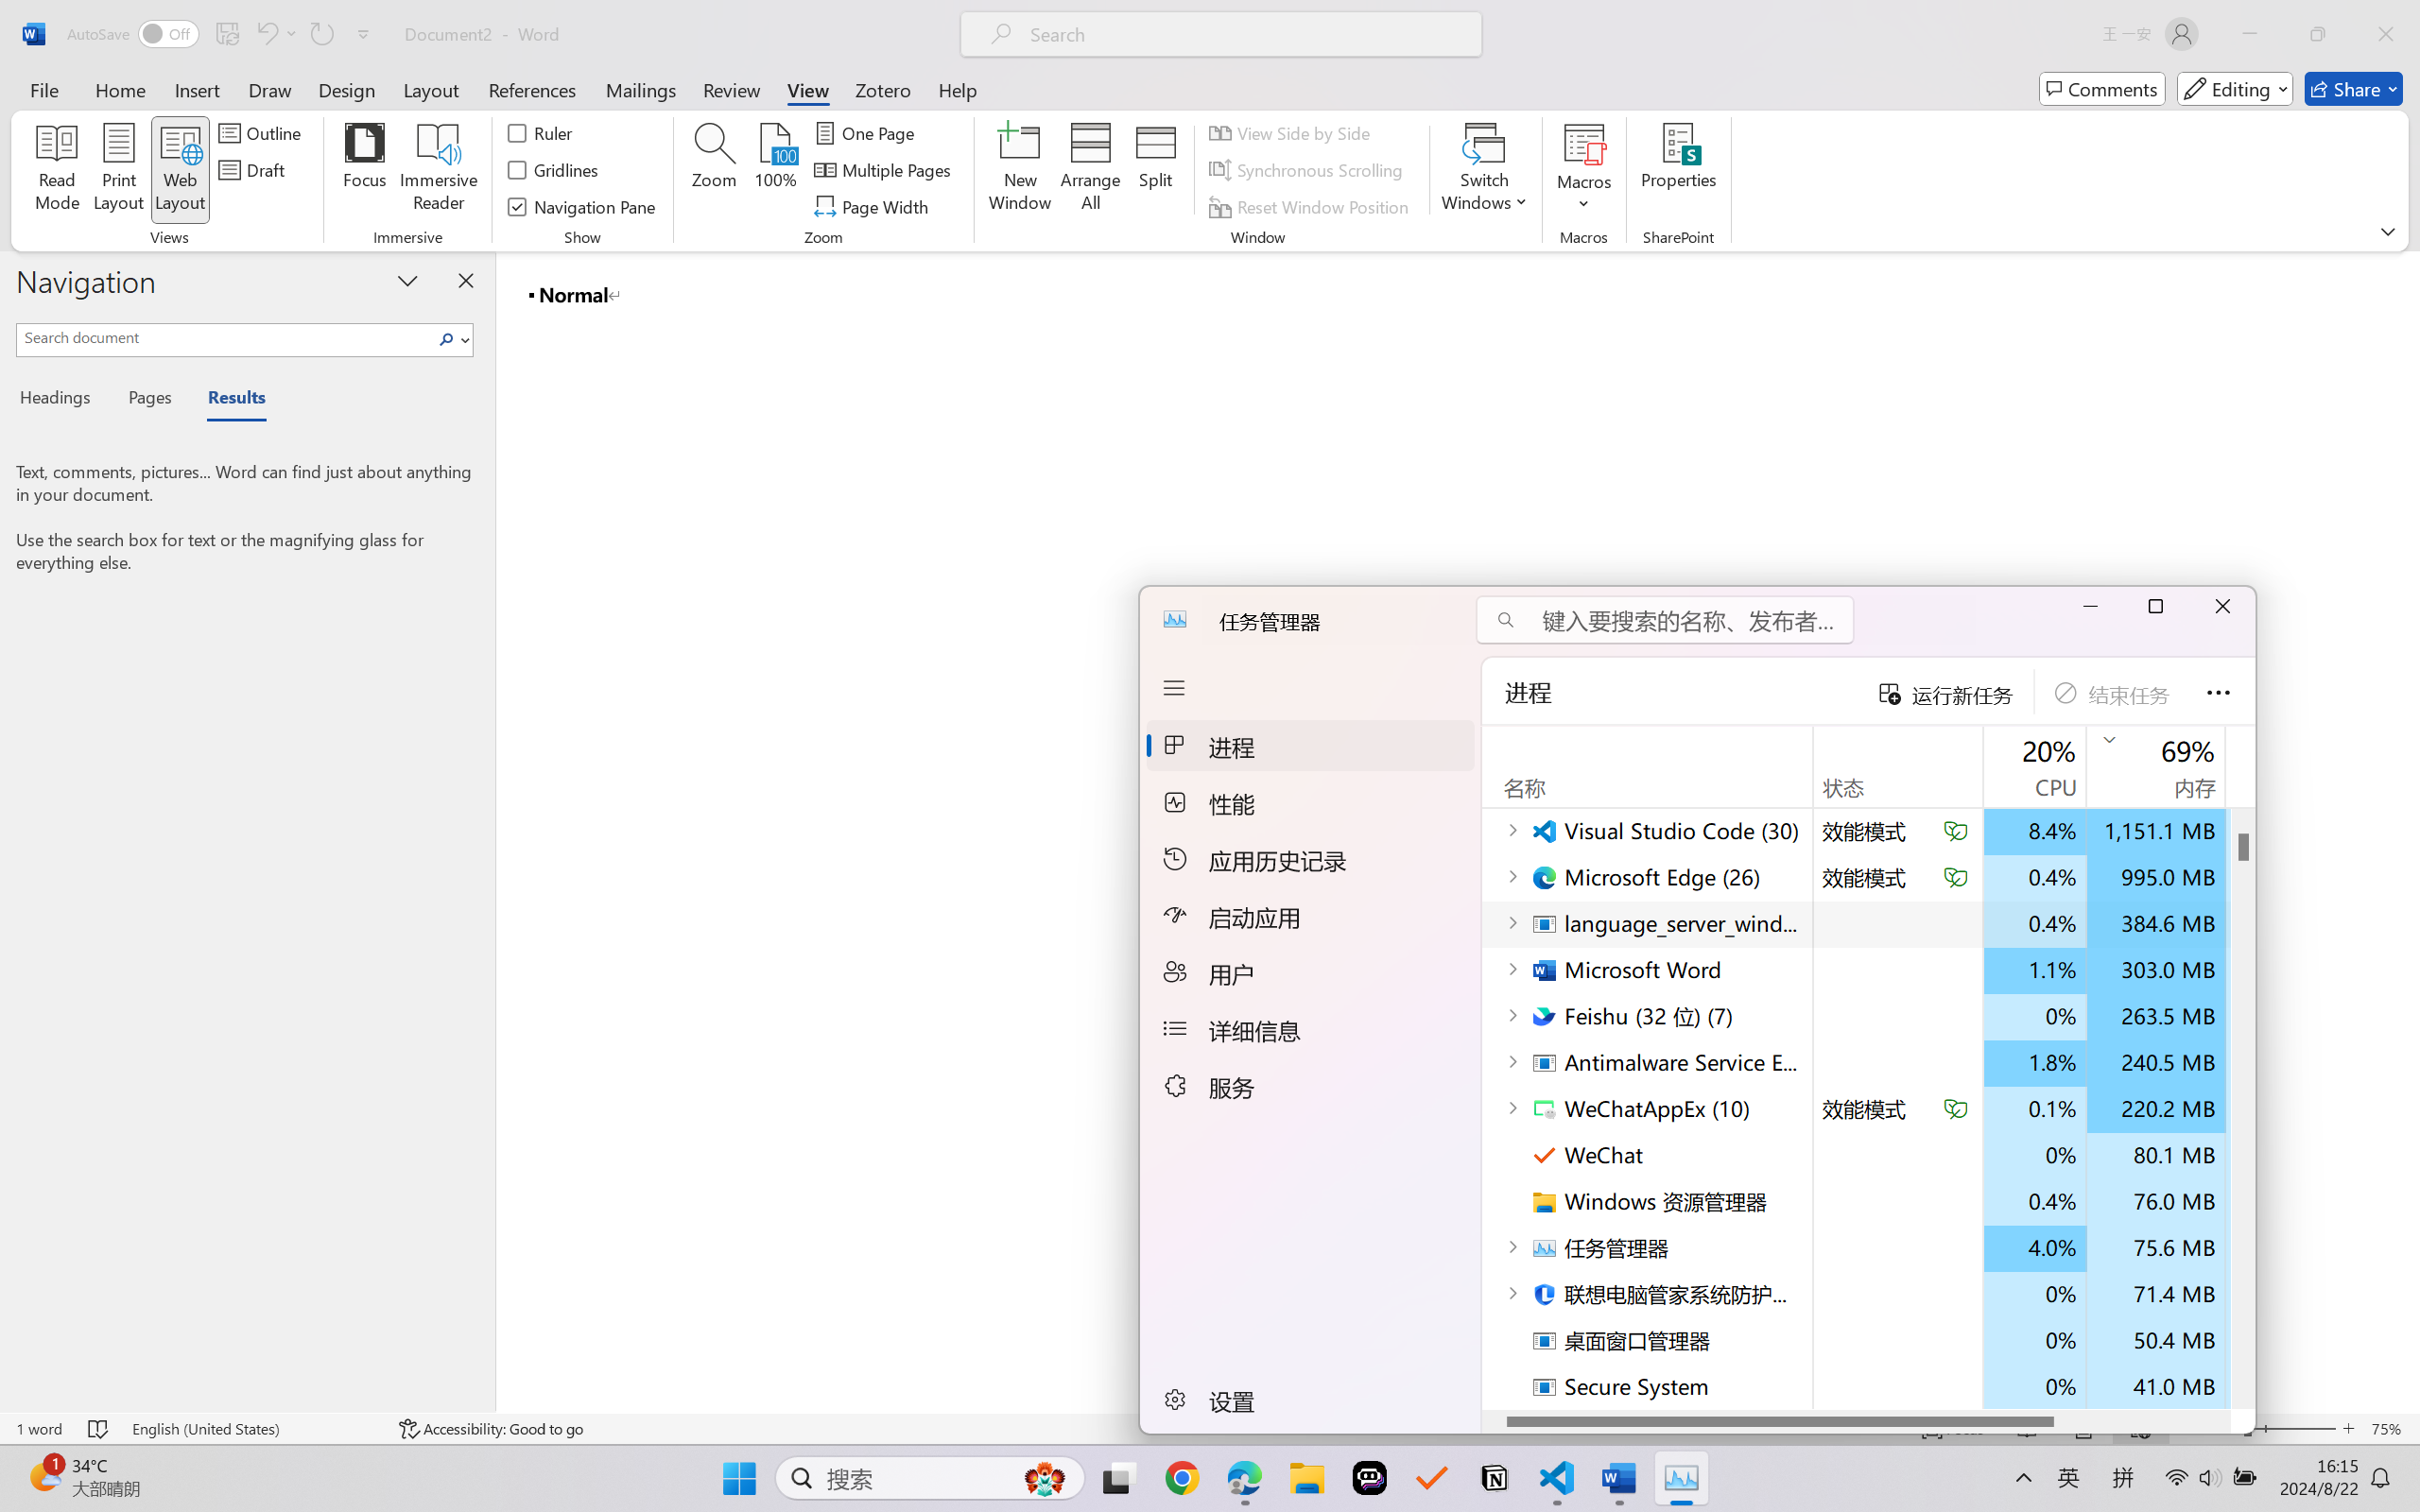 The height and width of the screenshot is (1512, 2420). Describe the element at coordinates (1583, 170) in the screenshot. I see `'Macros'` at that location.